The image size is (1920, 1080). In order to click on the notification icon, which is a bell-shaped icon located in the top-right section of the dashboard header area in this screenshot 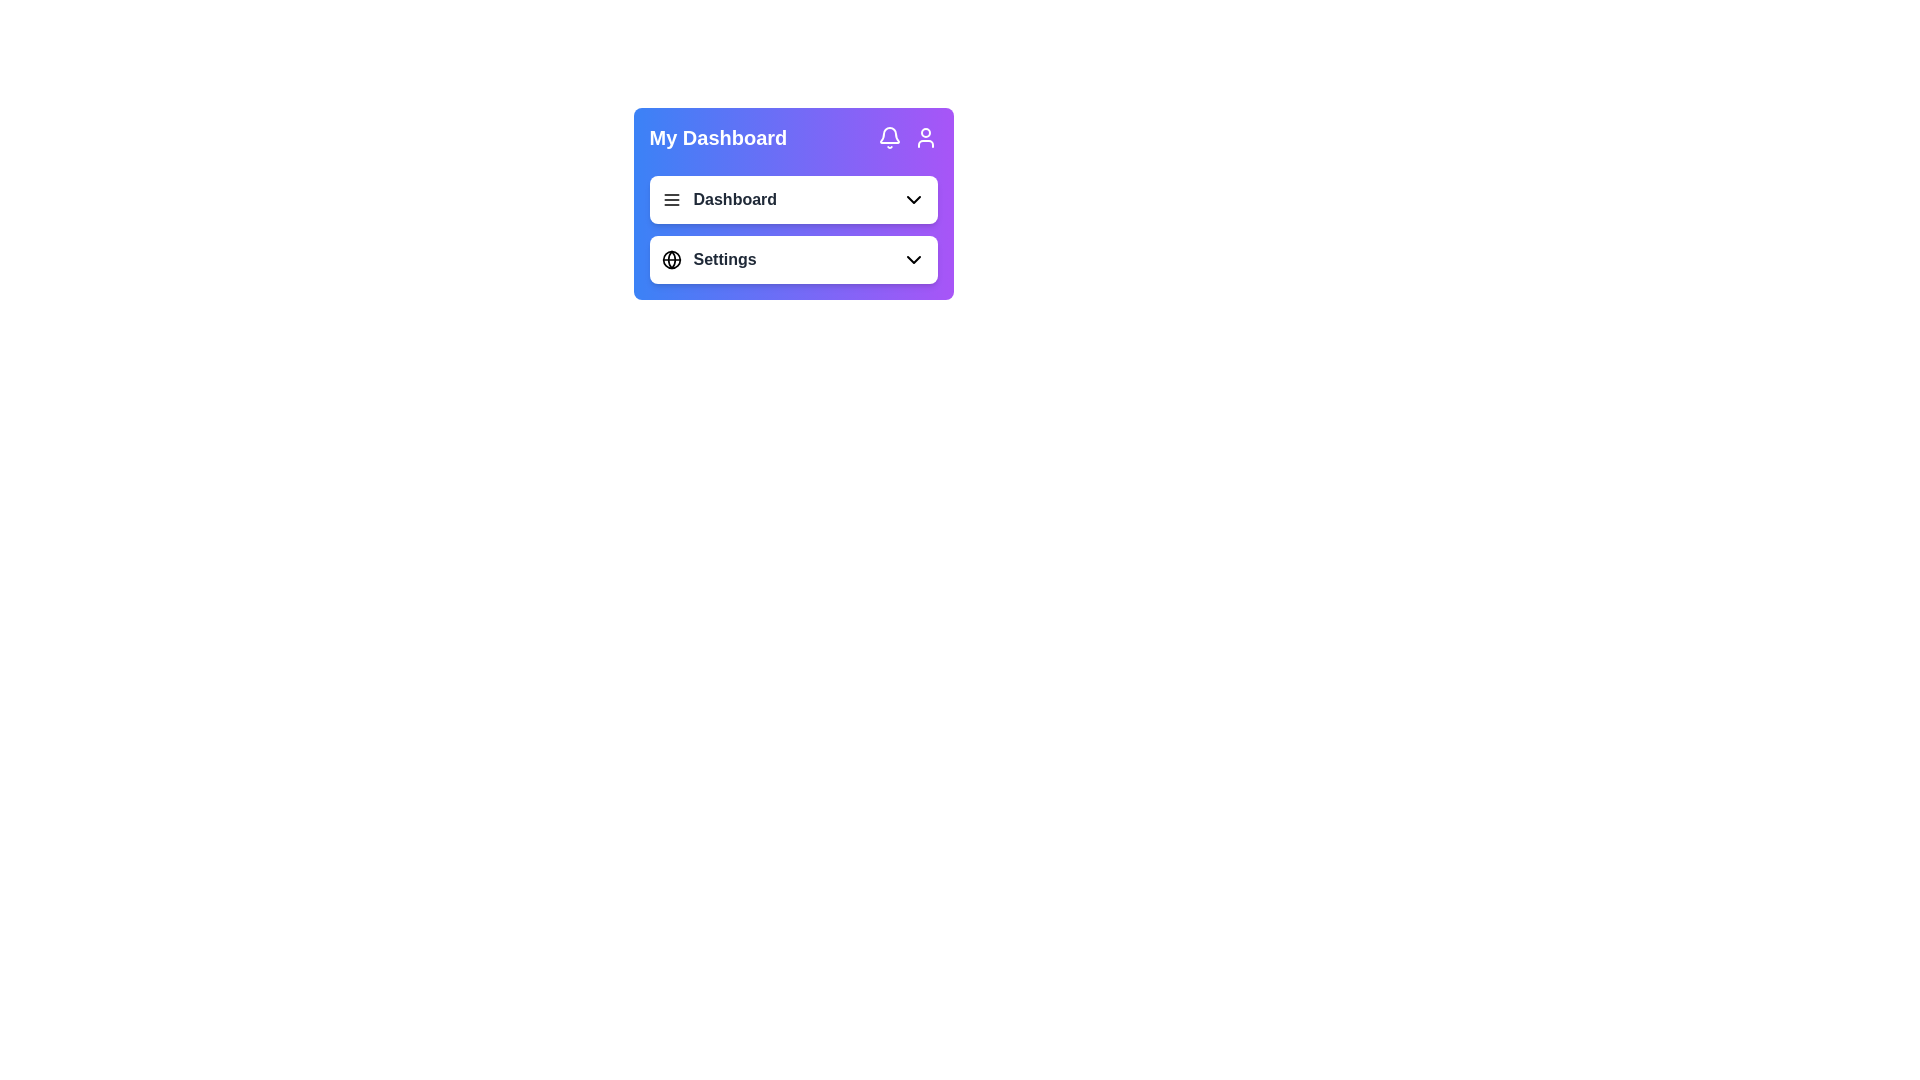, I will do `click(888, 135)`.